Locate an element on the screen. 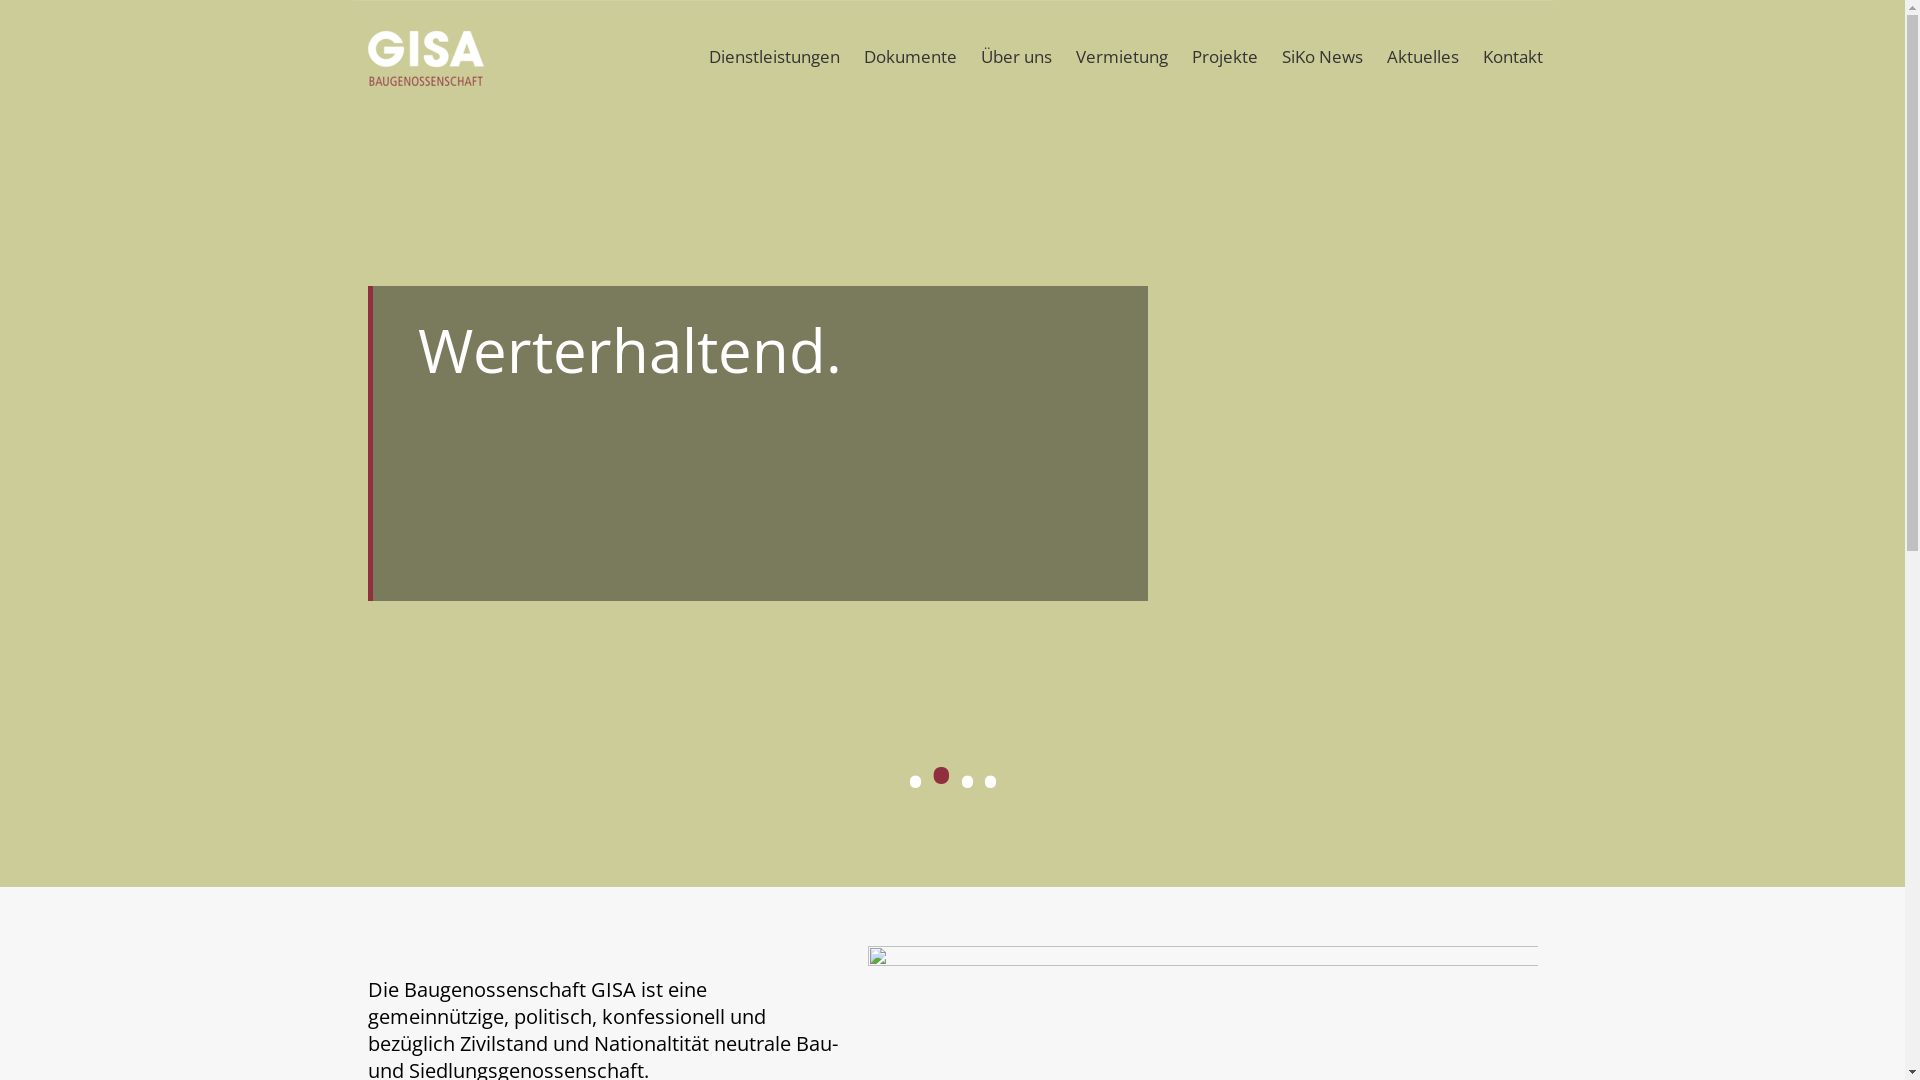 This screenshot has width=1920, height=1080. 'Aktuelles' is located at coordinates (1420, 55).